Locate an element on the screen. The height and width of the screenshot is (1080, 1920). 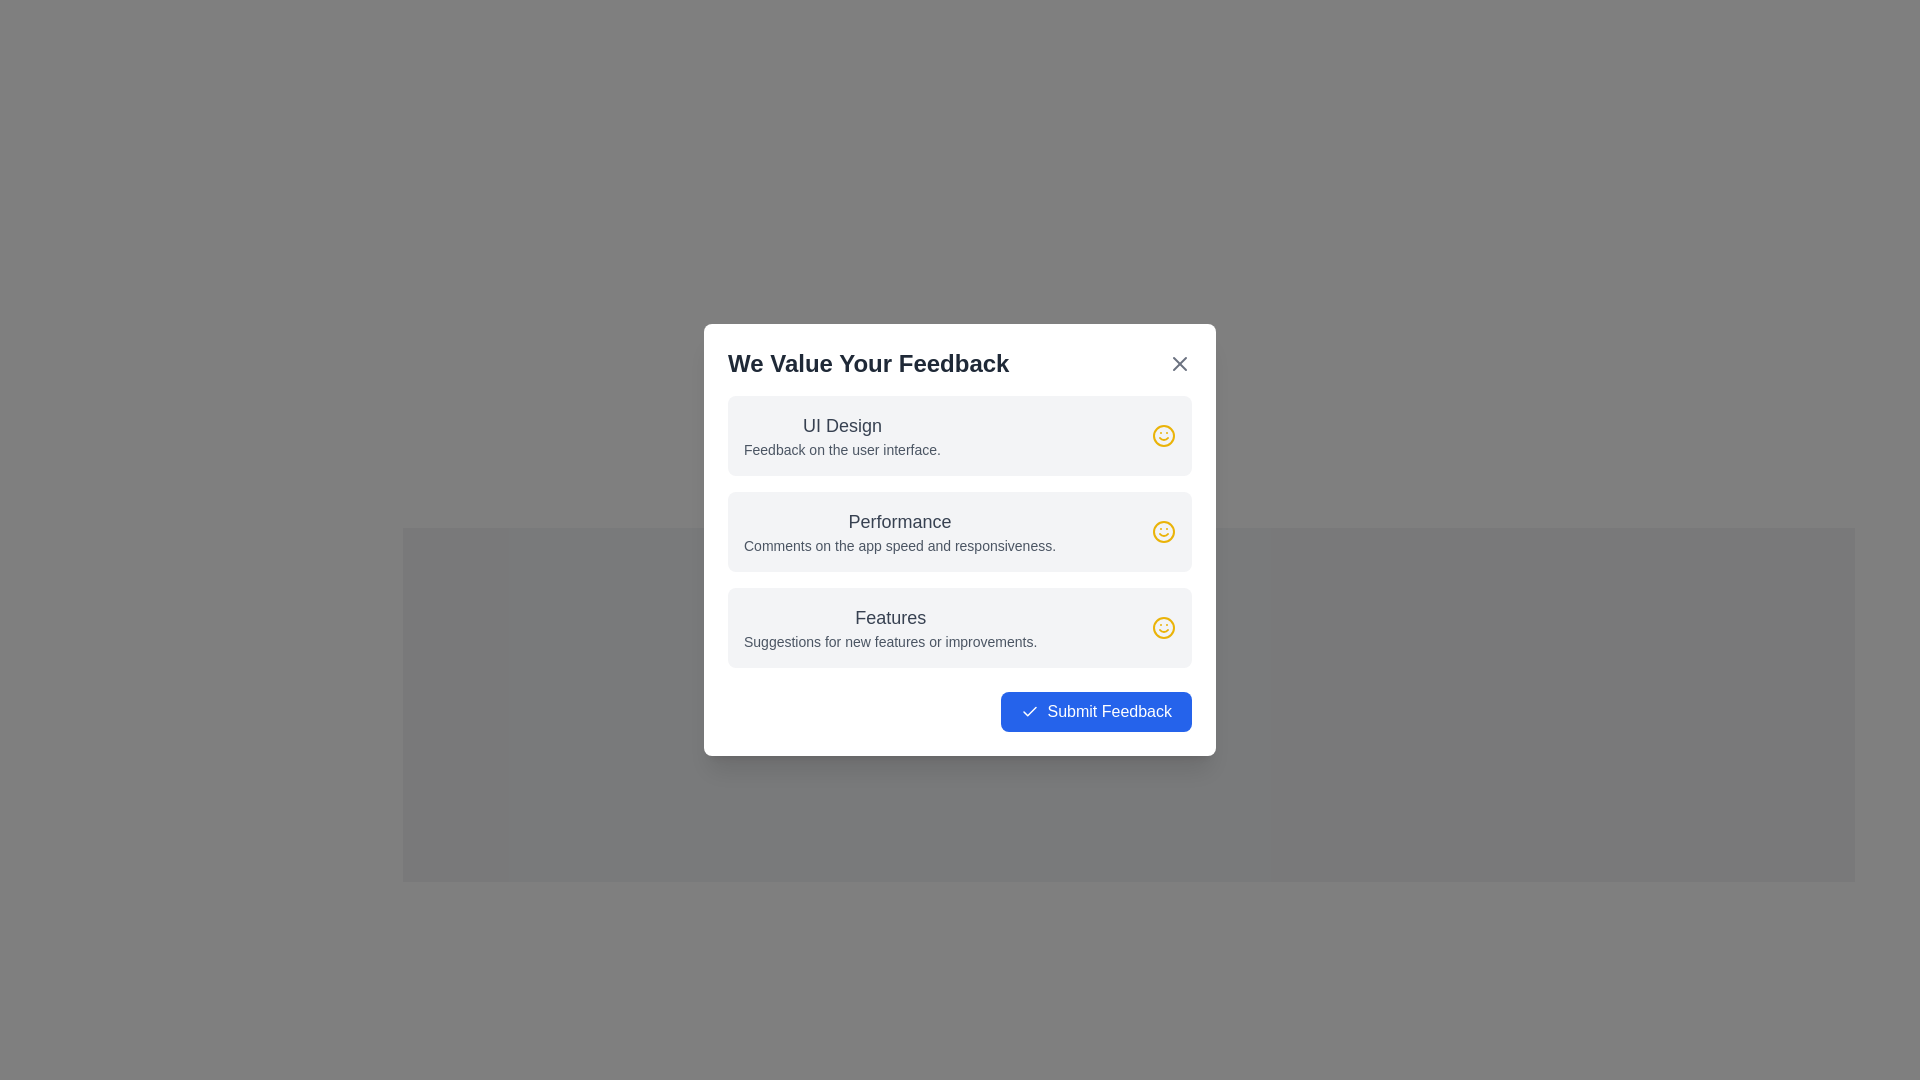
the positivity icon located in the bottom section of the feedback modal, specifically associated with the 'Features' feedback category, which is the third item in the vertical list of similar sections is located at coordinates (1163, 627).